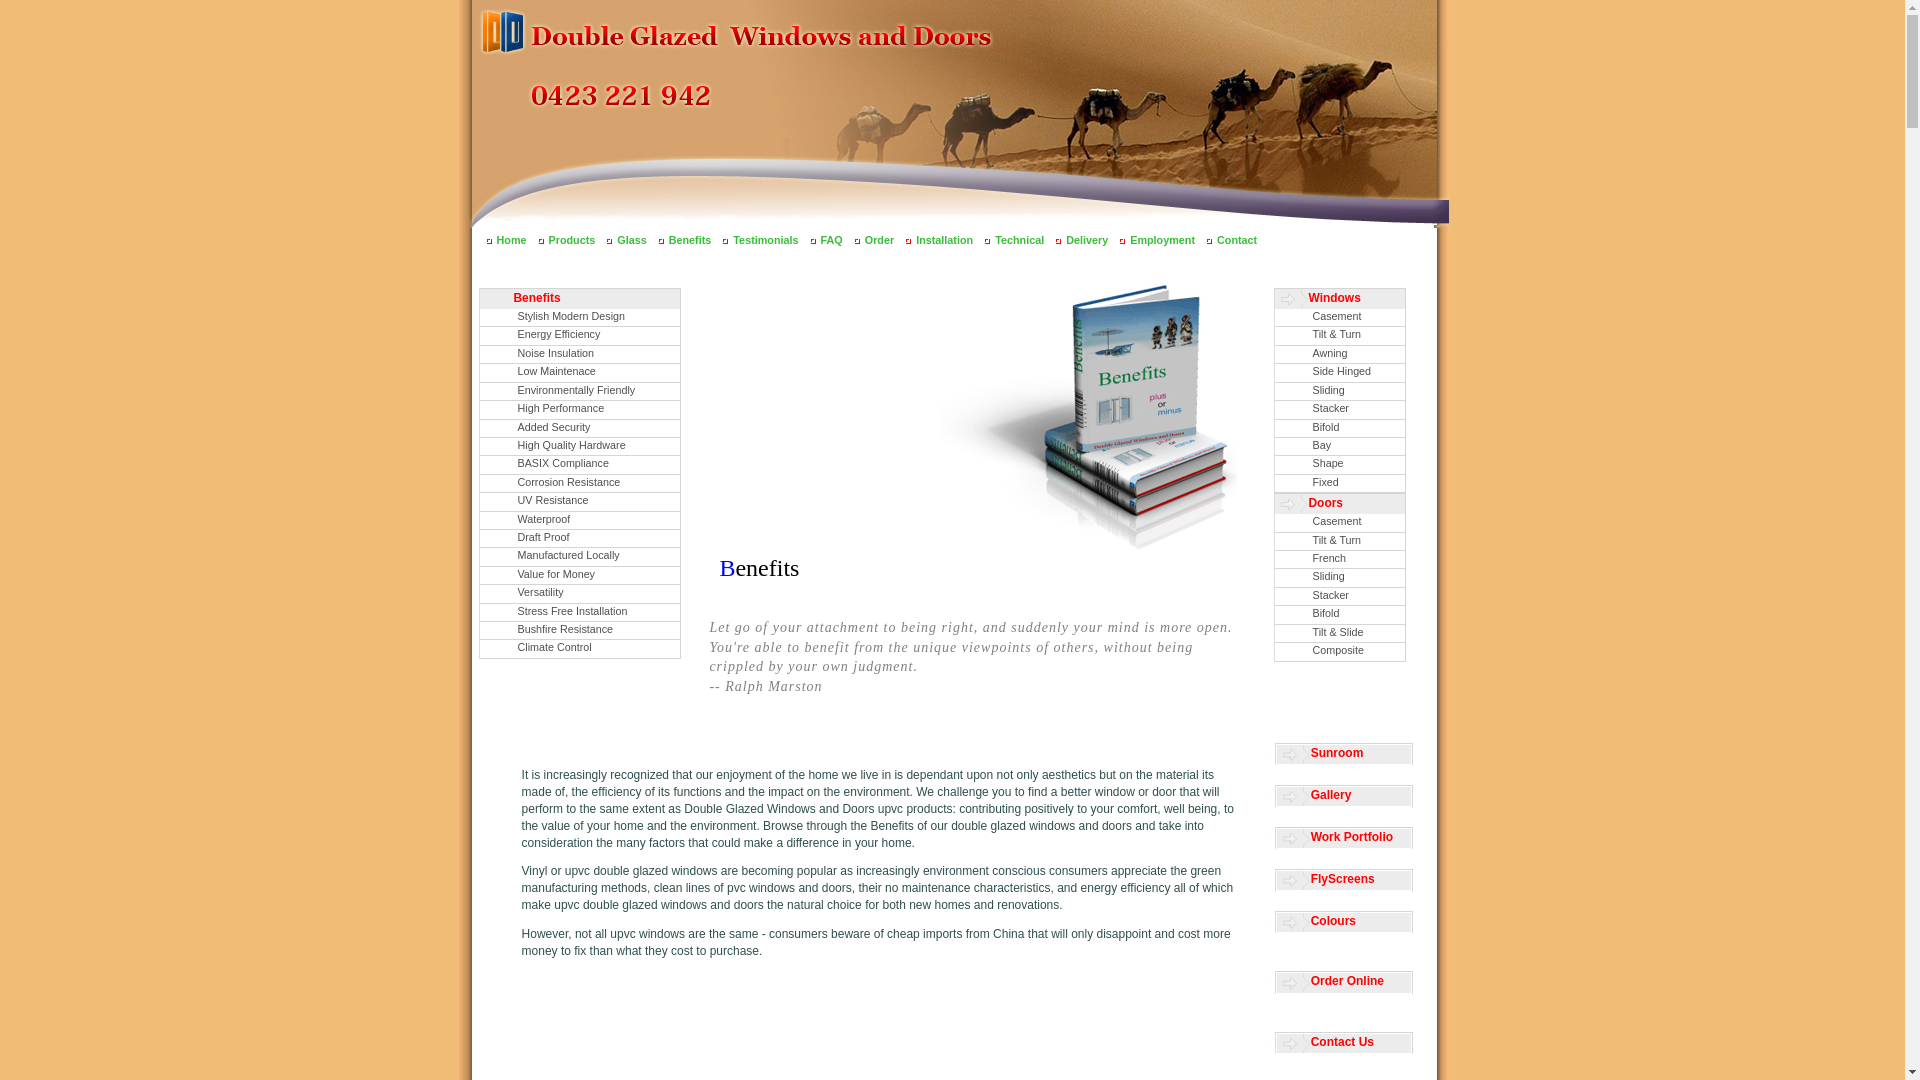  Describe the element at coordinates (579, 611) in the screenshot. I see `'Stress Free Installation'` at that location.